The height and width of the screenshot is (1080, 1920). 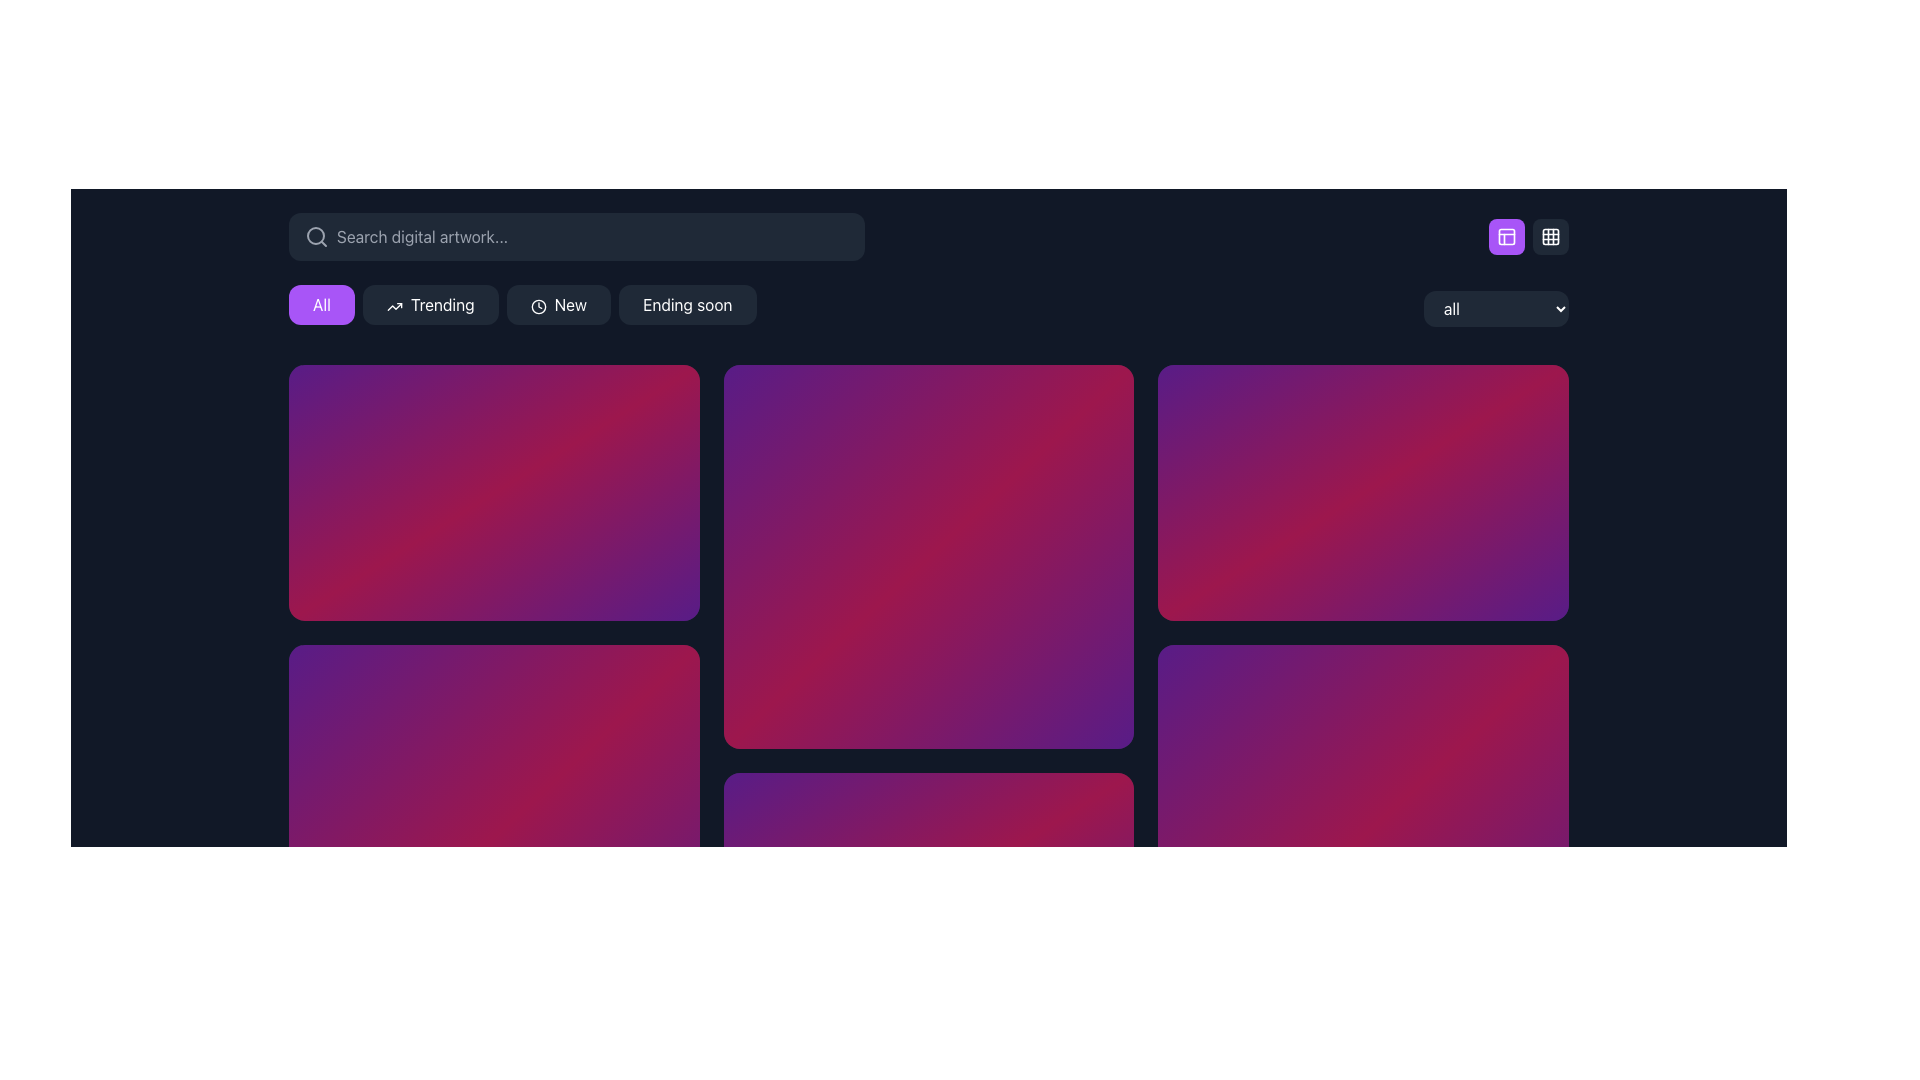 I want to click on the search bar at the top center of the interface used for looking up digital artworks, so click(x=575, y=235).